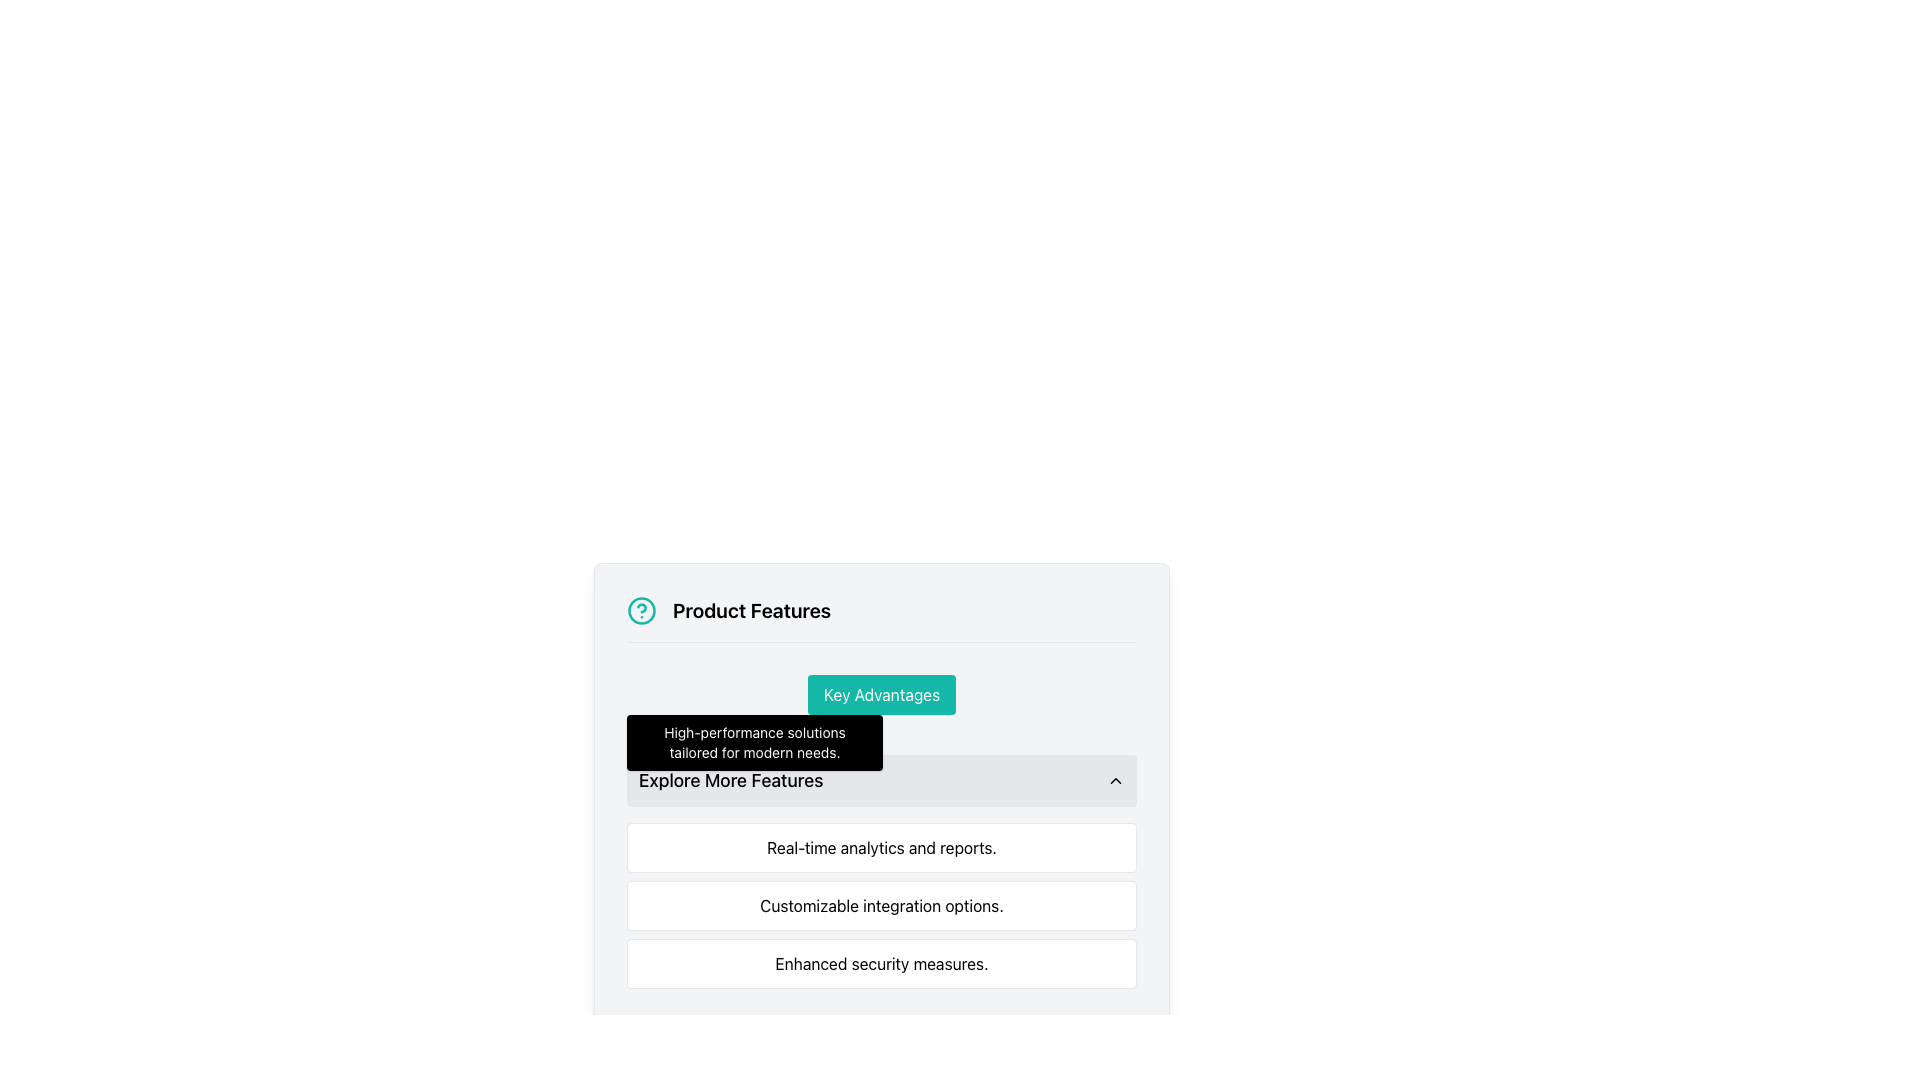 This screenshot has height=1080, width=1920. What do you see at coordinates (881, 642) in the screenshot?
I see `the decorative horizontal line located beneath the 'Product Features' title and above the 'Key Advantages' subsection` at bounding box center [881, 642].